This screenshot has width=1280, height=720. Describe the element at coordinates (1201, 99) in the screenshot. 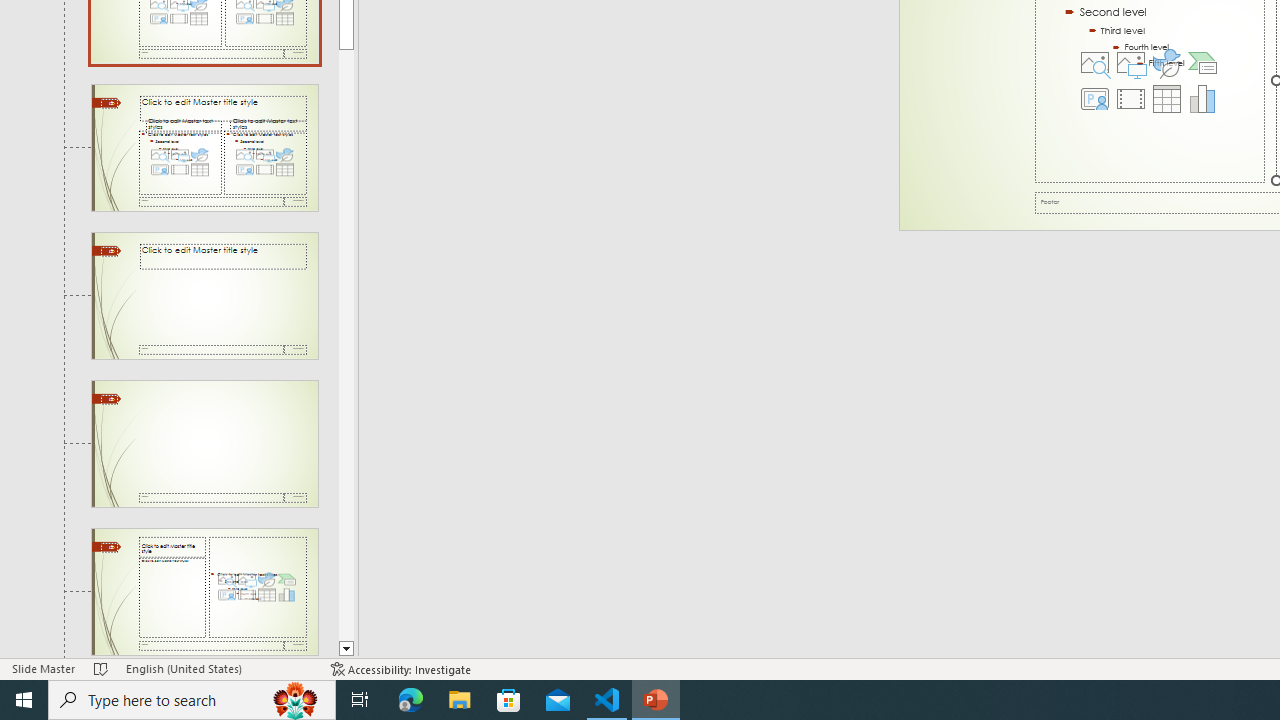

I see `'Insert Chart'` at that location.